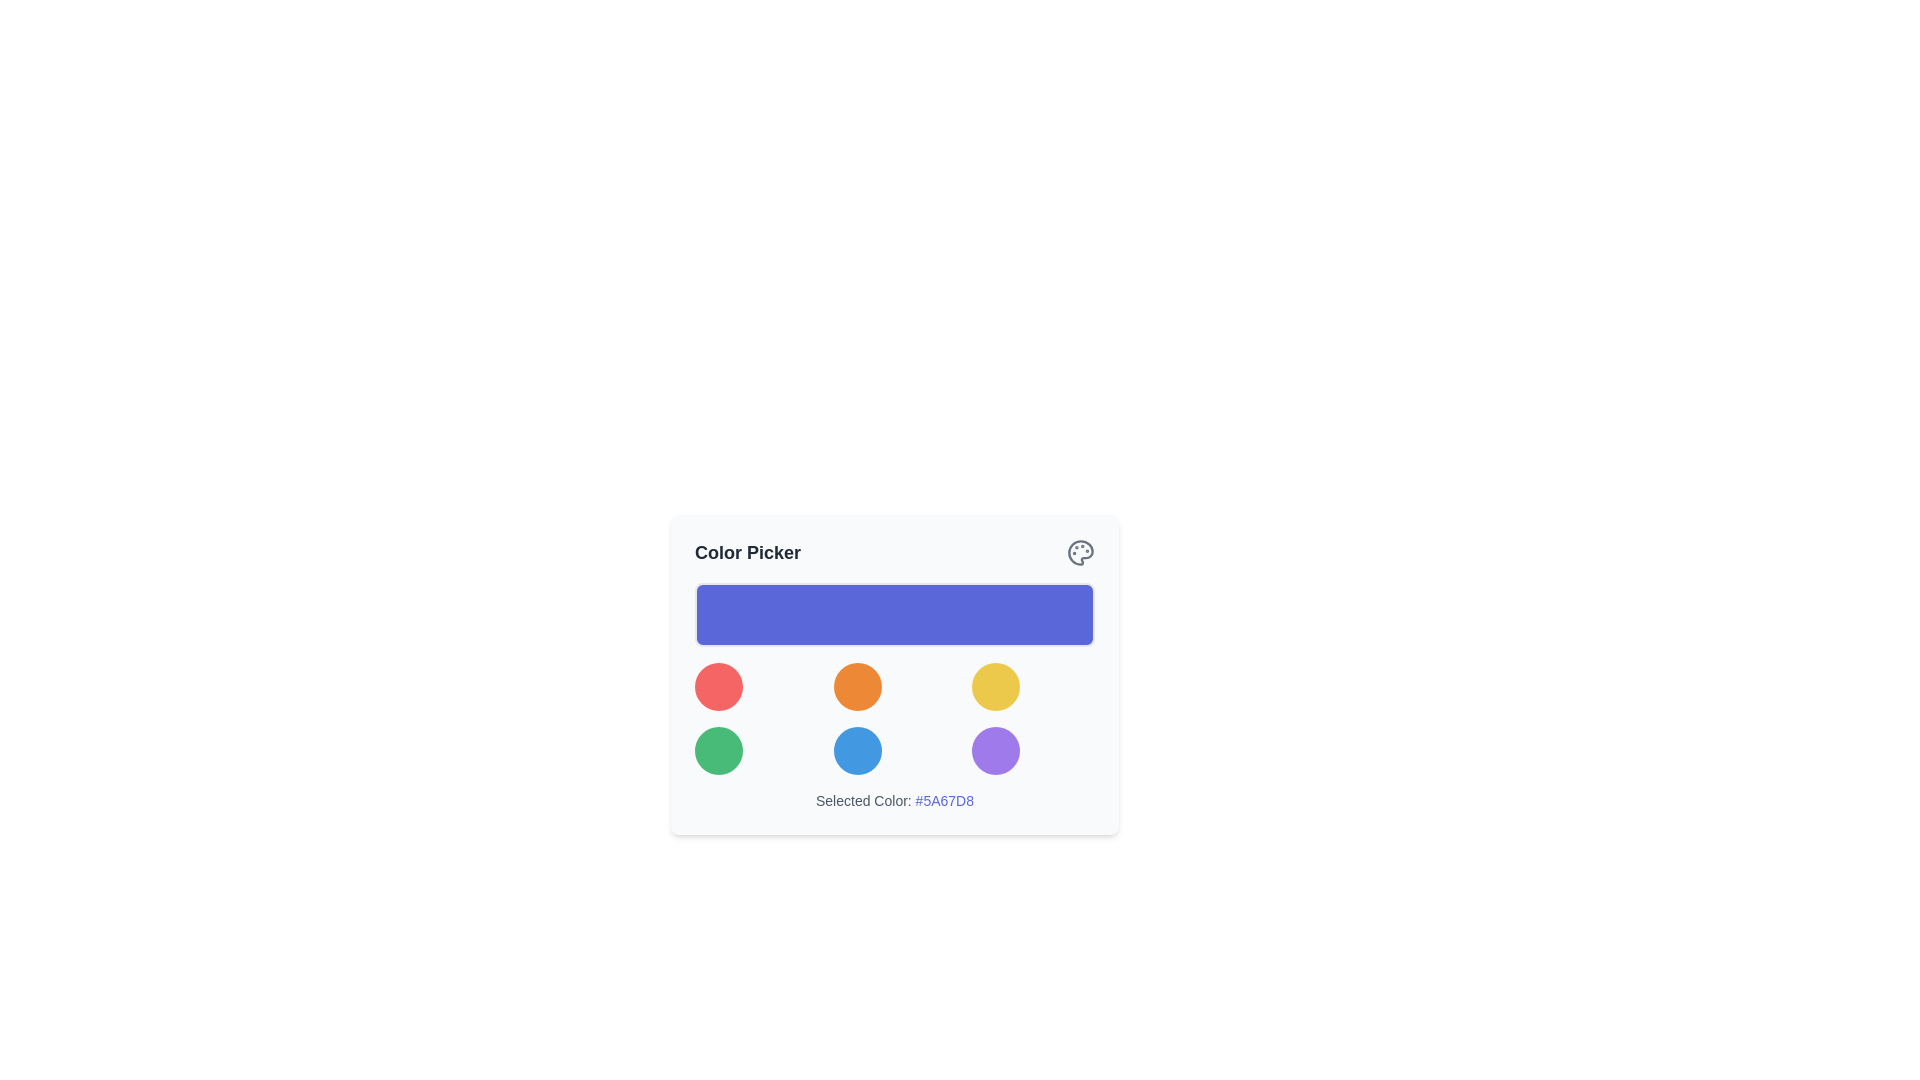  What do you see at coordinates (996, 685) in the screenshot?
I see `the yellow circular interactive button located in the top-right corner of the grid layout` at bounding box center [996, 685].